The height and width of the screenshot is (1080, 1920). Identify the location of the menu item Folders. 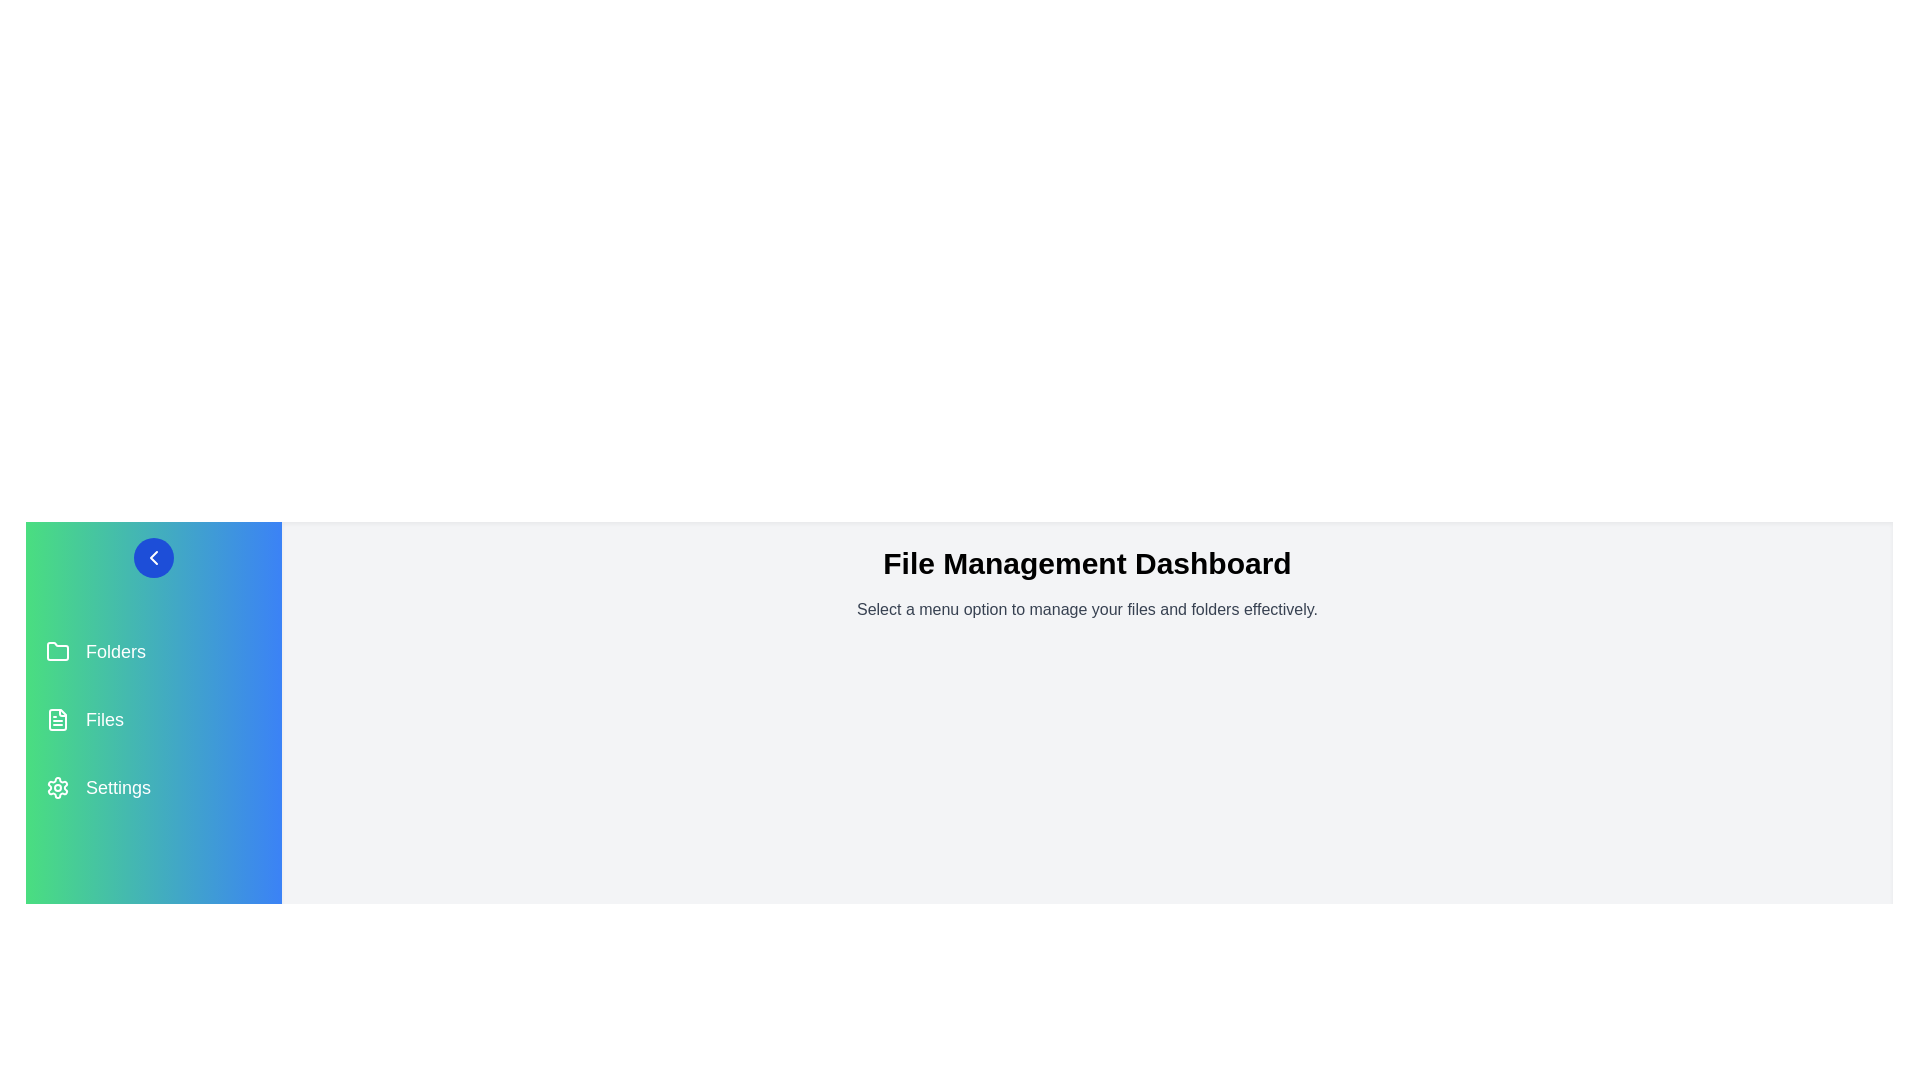
(152, 651).